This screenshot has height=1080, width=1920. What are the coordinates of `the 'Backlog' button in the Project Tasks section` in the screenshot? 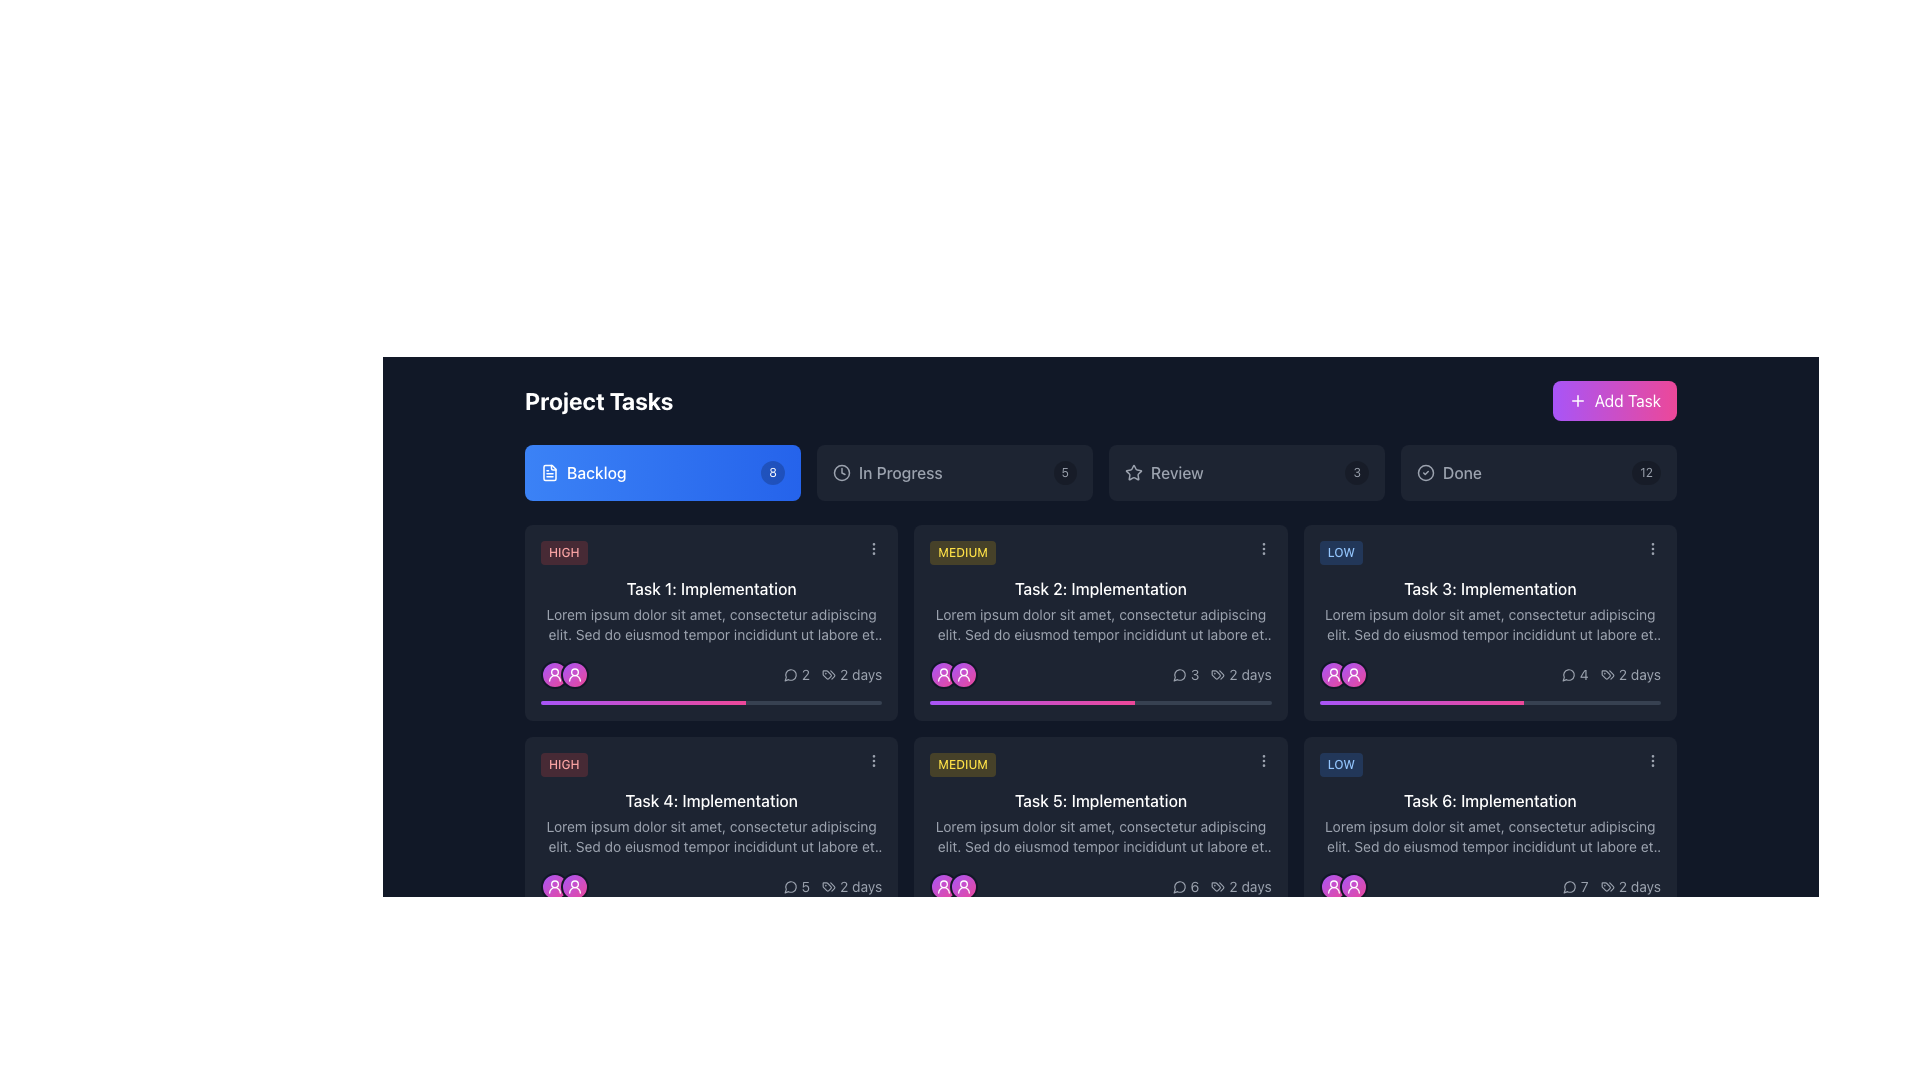 It's located at (662, 473).